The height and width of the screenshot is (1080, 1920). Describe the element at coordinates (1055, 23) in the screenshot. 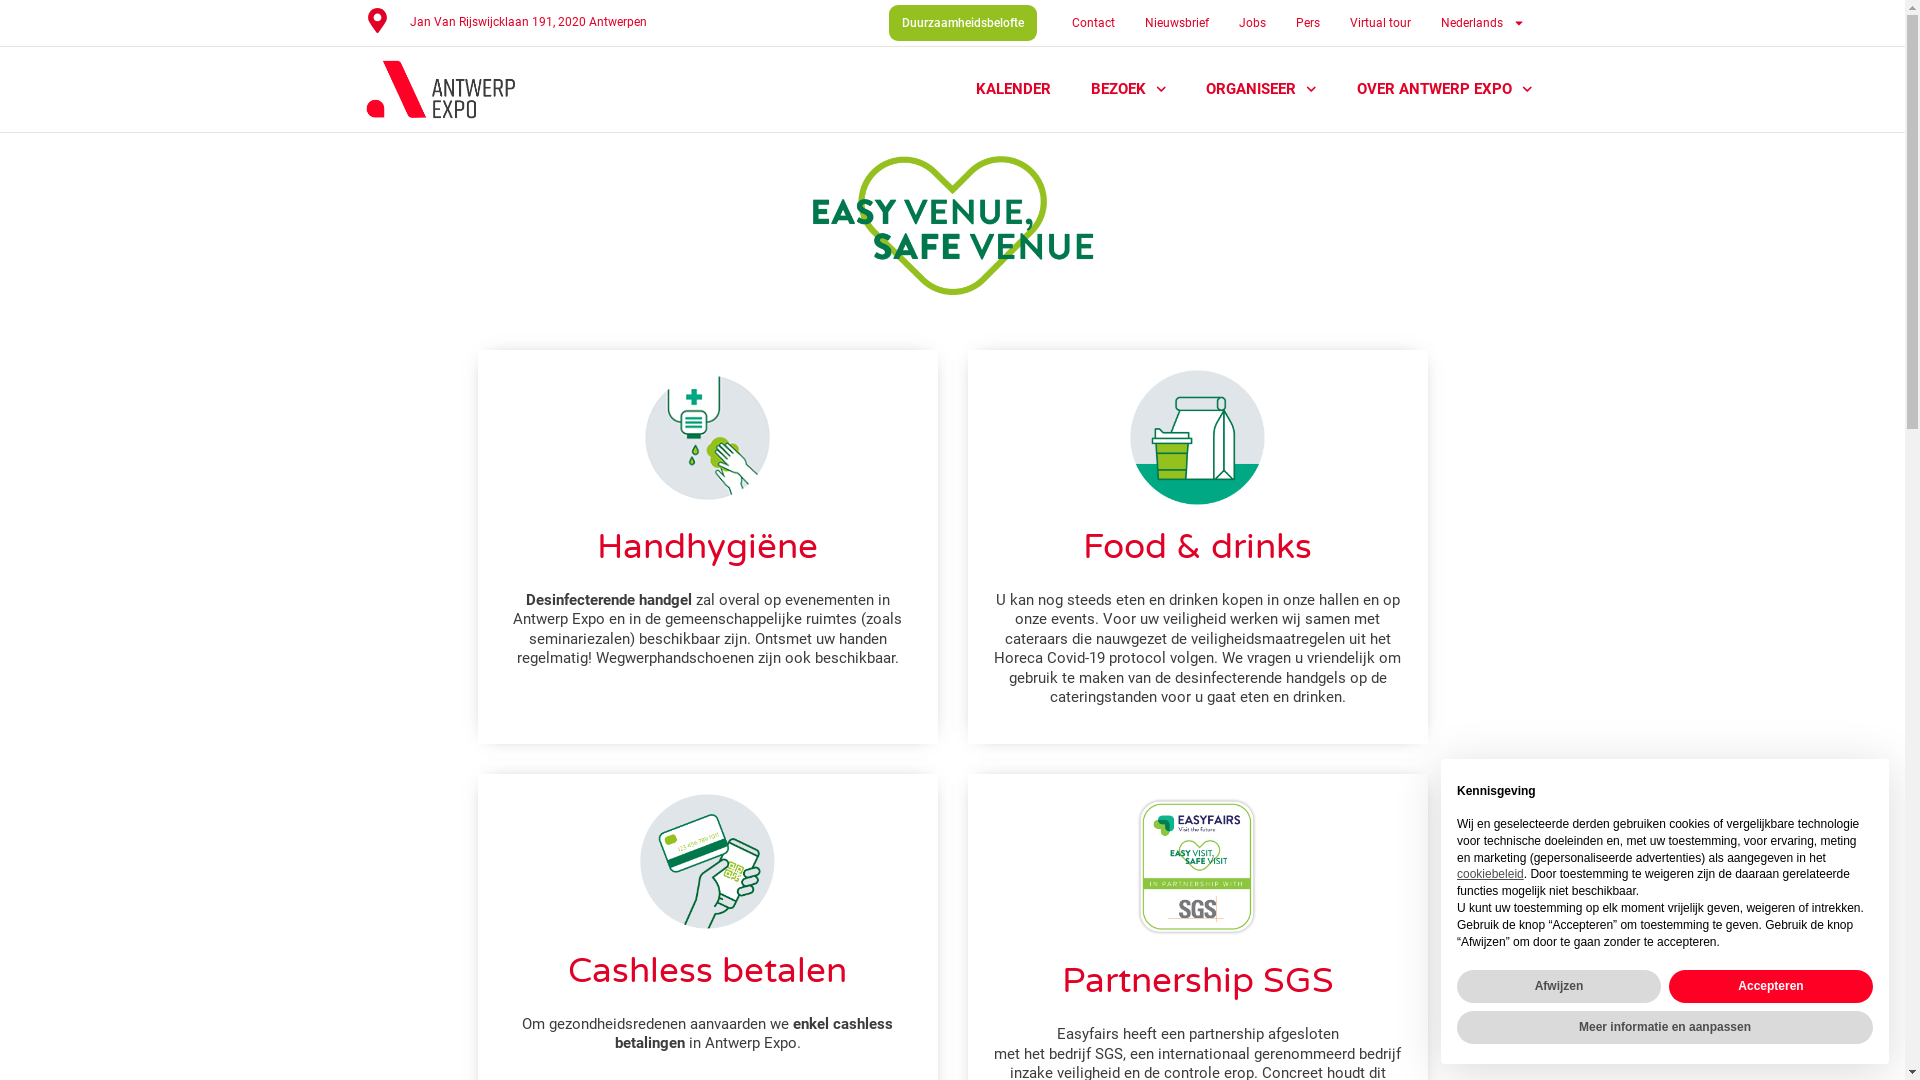

I see `'Contact'` at that location.